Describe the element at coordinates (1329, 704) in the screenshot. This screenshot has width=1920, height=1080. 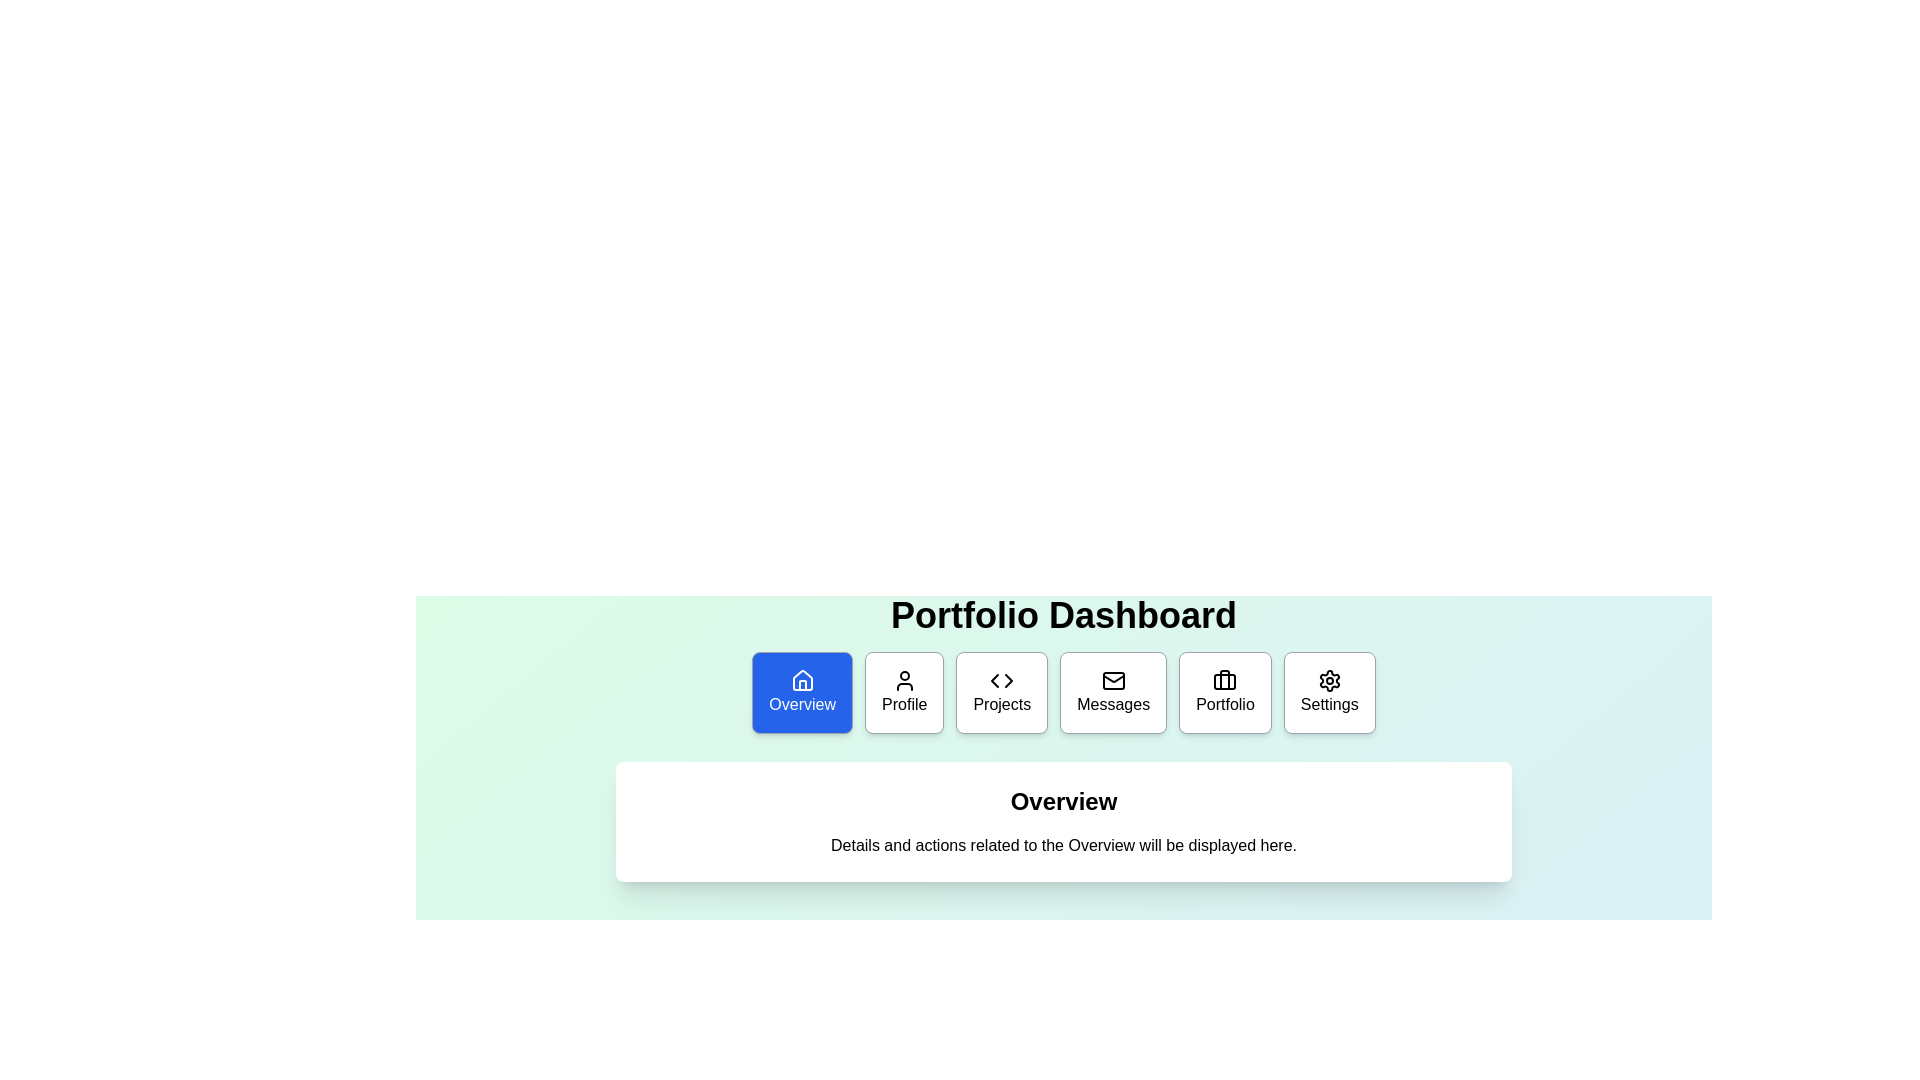
I see `the 'Settings' text label, which is the last item in the menu sequence and has a gear icon above it` at that location.